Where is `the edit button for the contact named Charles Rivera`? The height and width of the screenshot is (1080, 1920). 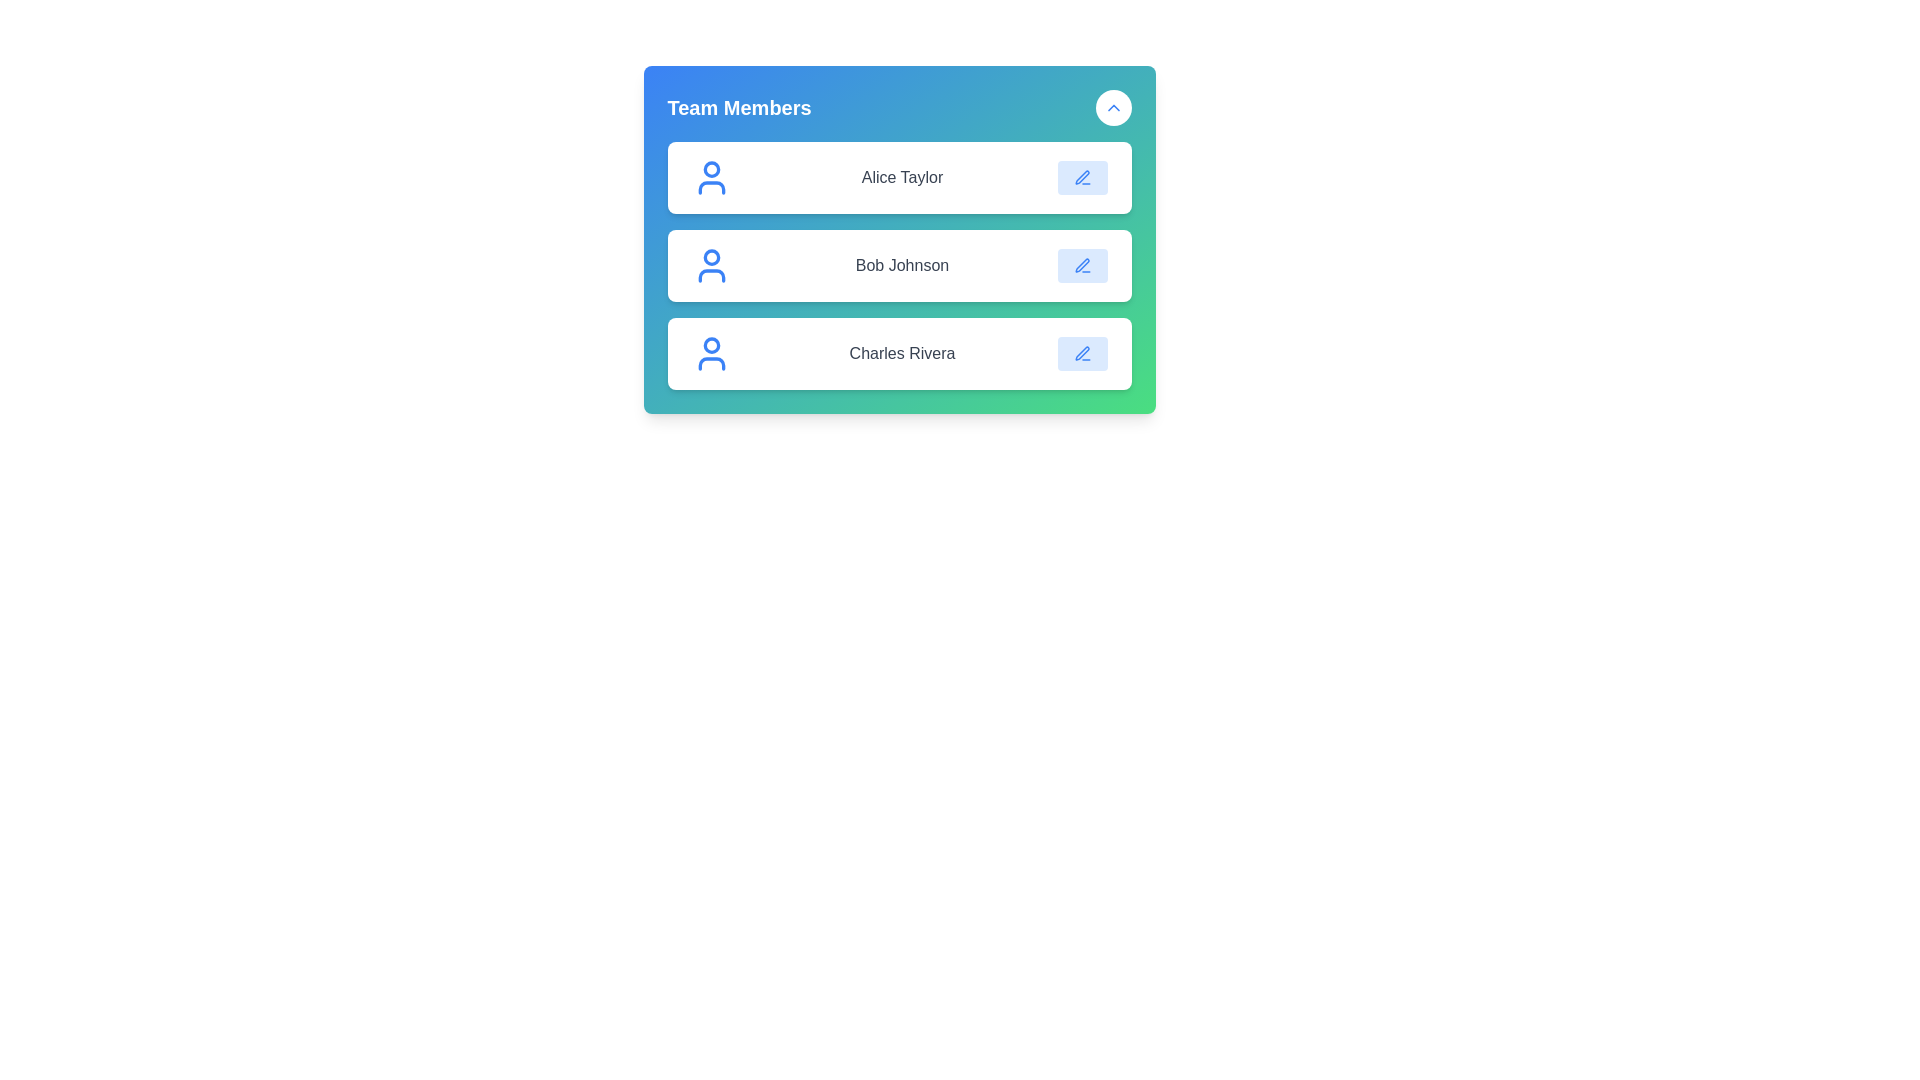 the edit button for the contact named Charles Rivera is located at coordinates (1081, 353).